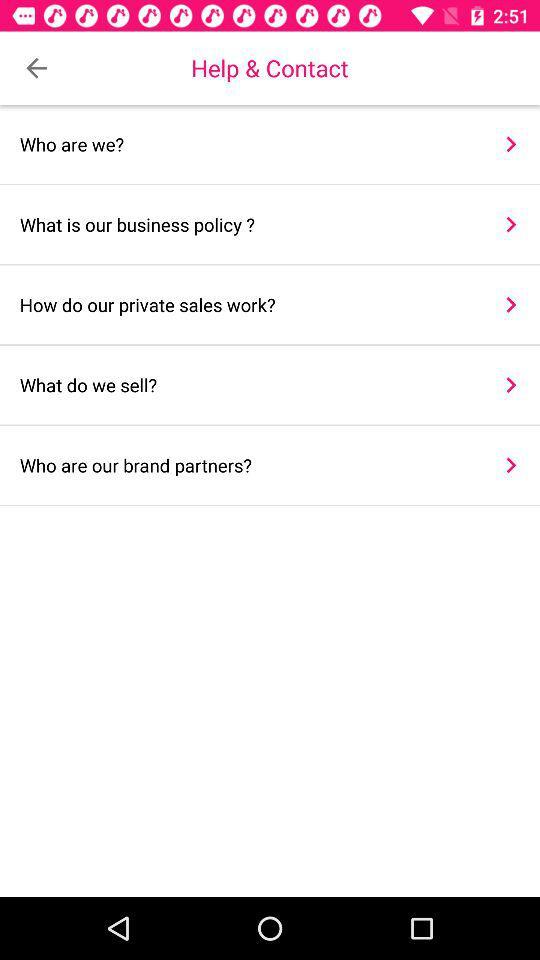  I want to click on the icon to the right of who are we?, so click(511, 143).